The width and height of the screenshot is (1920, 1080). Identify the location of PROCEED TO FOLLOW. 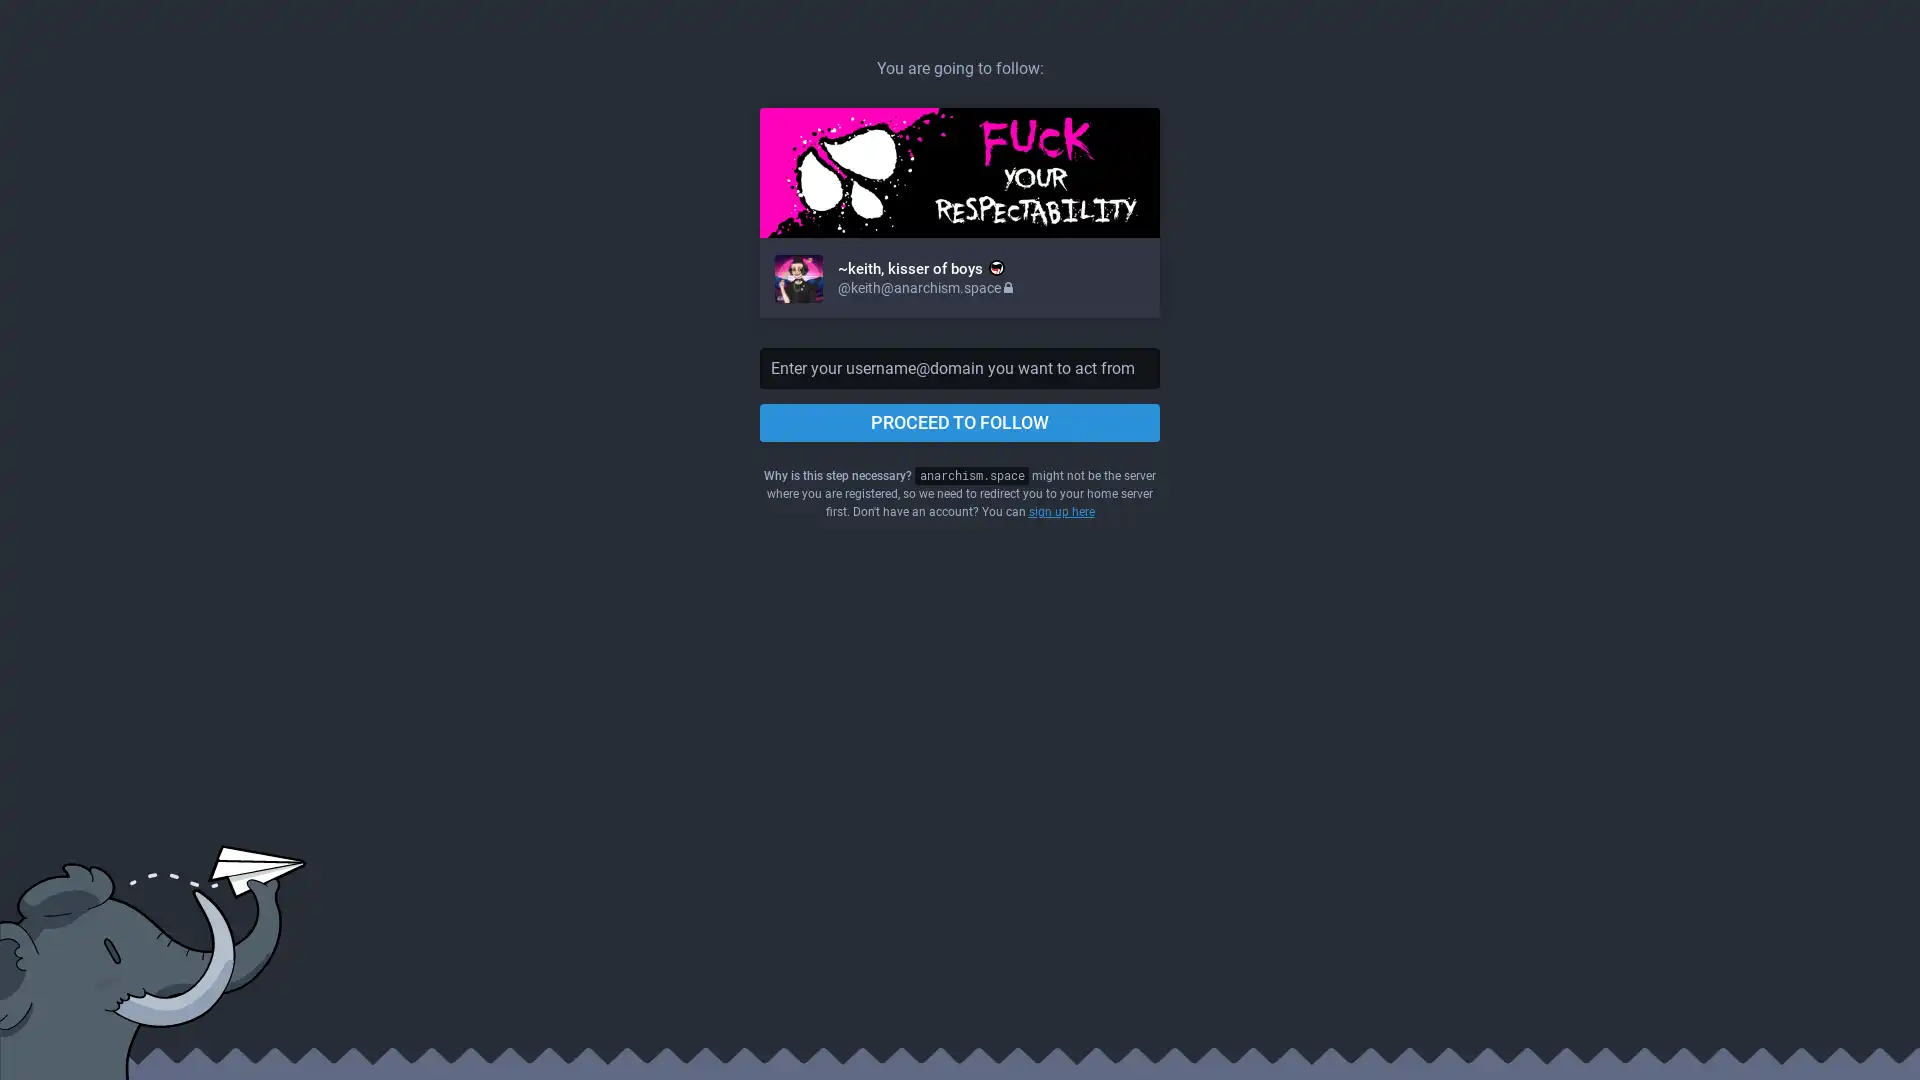
(960, 422).